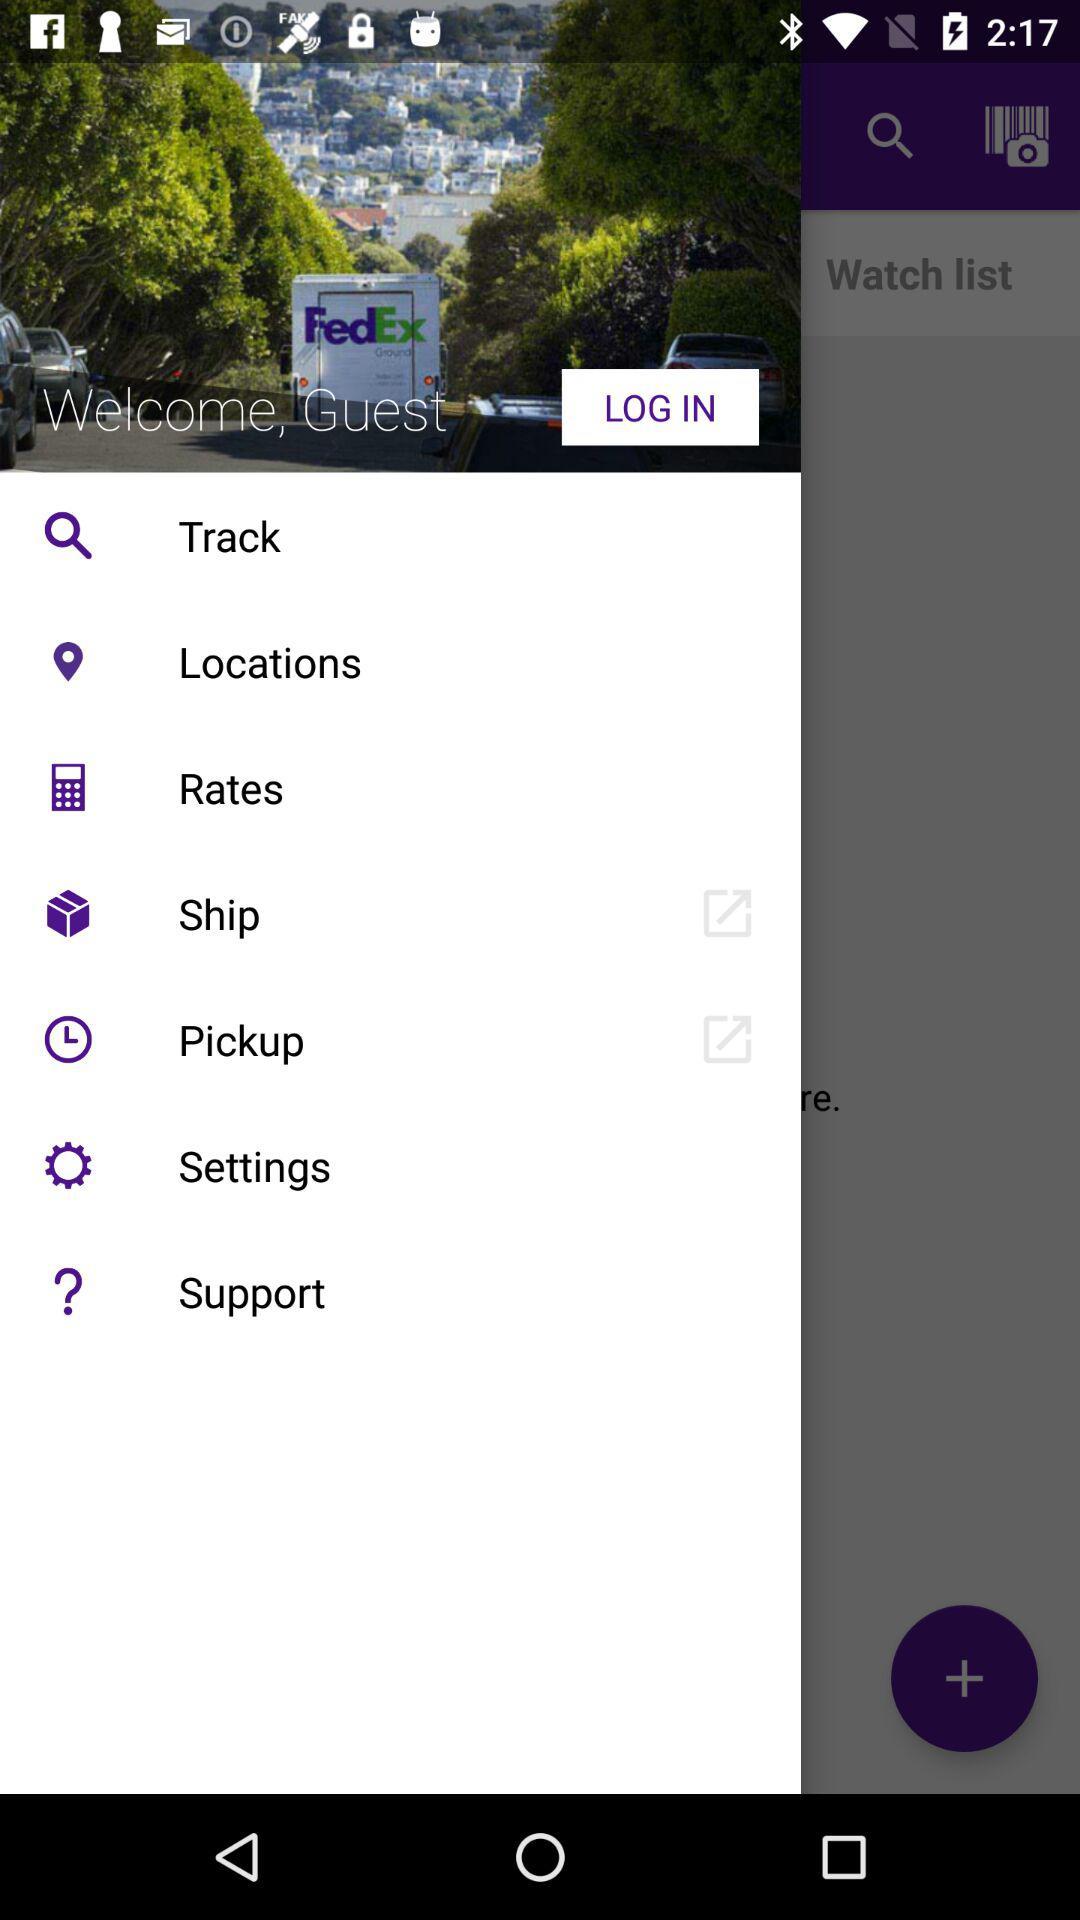 This screenshot has height=1920, width=1080. I want to click on the support option from the bottom, so click(67, 1291).